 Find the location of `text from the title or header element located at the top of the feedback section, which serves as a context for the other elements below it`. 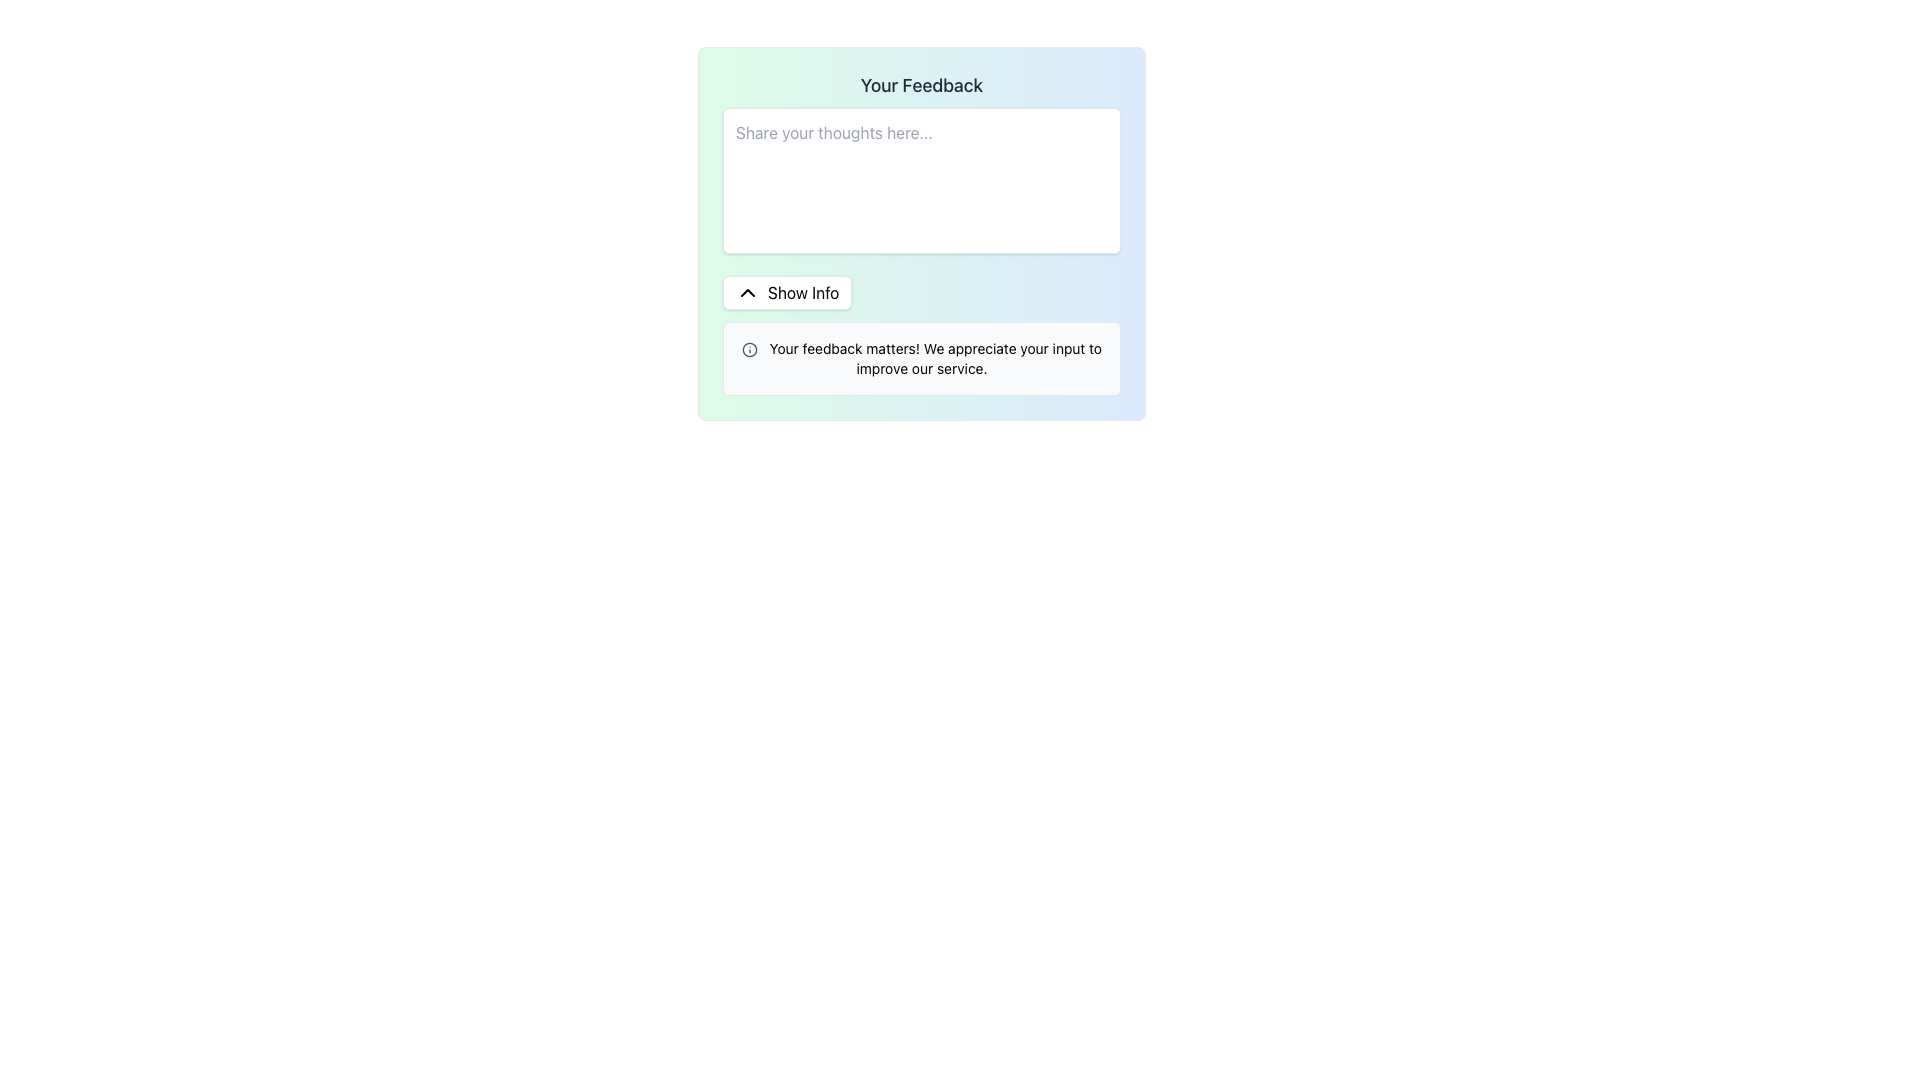

text from the title or header element located at the top of the feedback section, which serves as a context for the other elements below it is located at coordinates (920, 84).